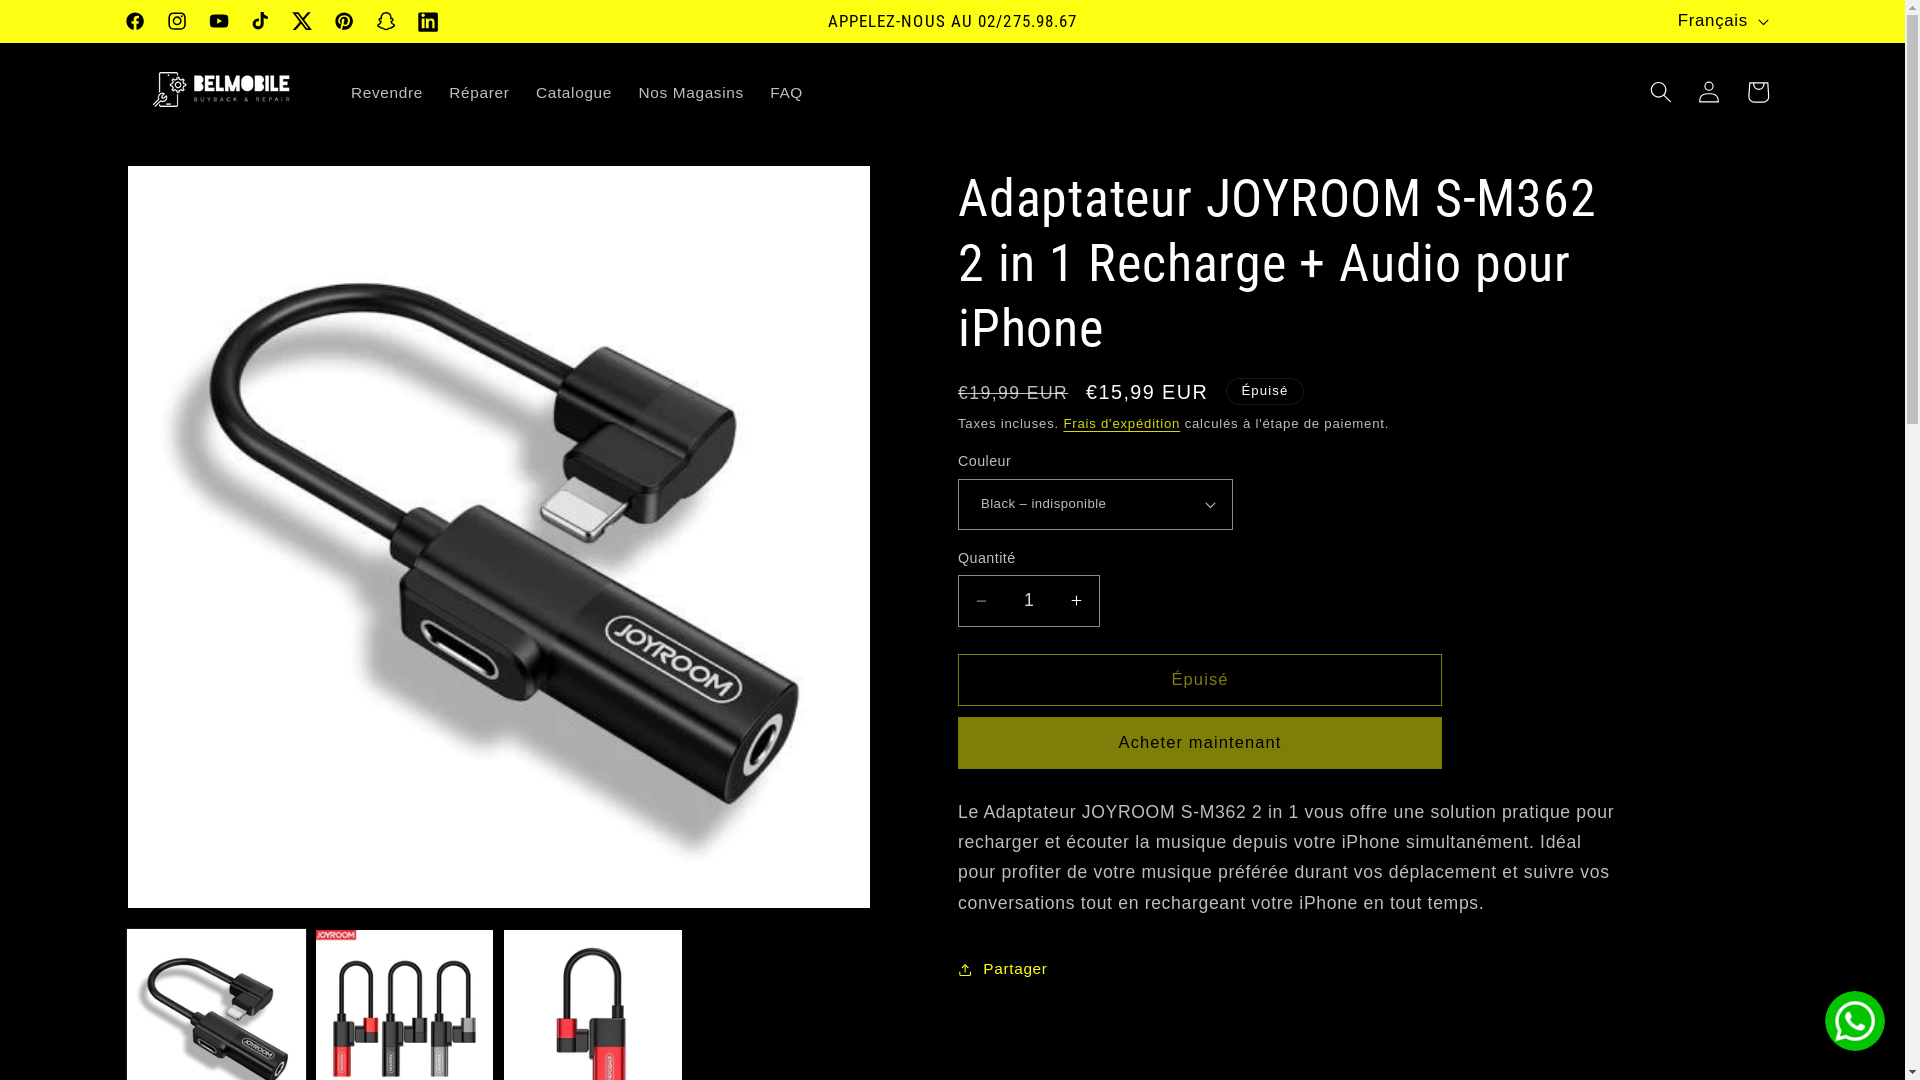 Image resolution: width=1920 pixels, height=1080 pixels. Describe the element at coordinates (1200, 743) in the screenshot. I see `'Acheter maintenant'` at that location.